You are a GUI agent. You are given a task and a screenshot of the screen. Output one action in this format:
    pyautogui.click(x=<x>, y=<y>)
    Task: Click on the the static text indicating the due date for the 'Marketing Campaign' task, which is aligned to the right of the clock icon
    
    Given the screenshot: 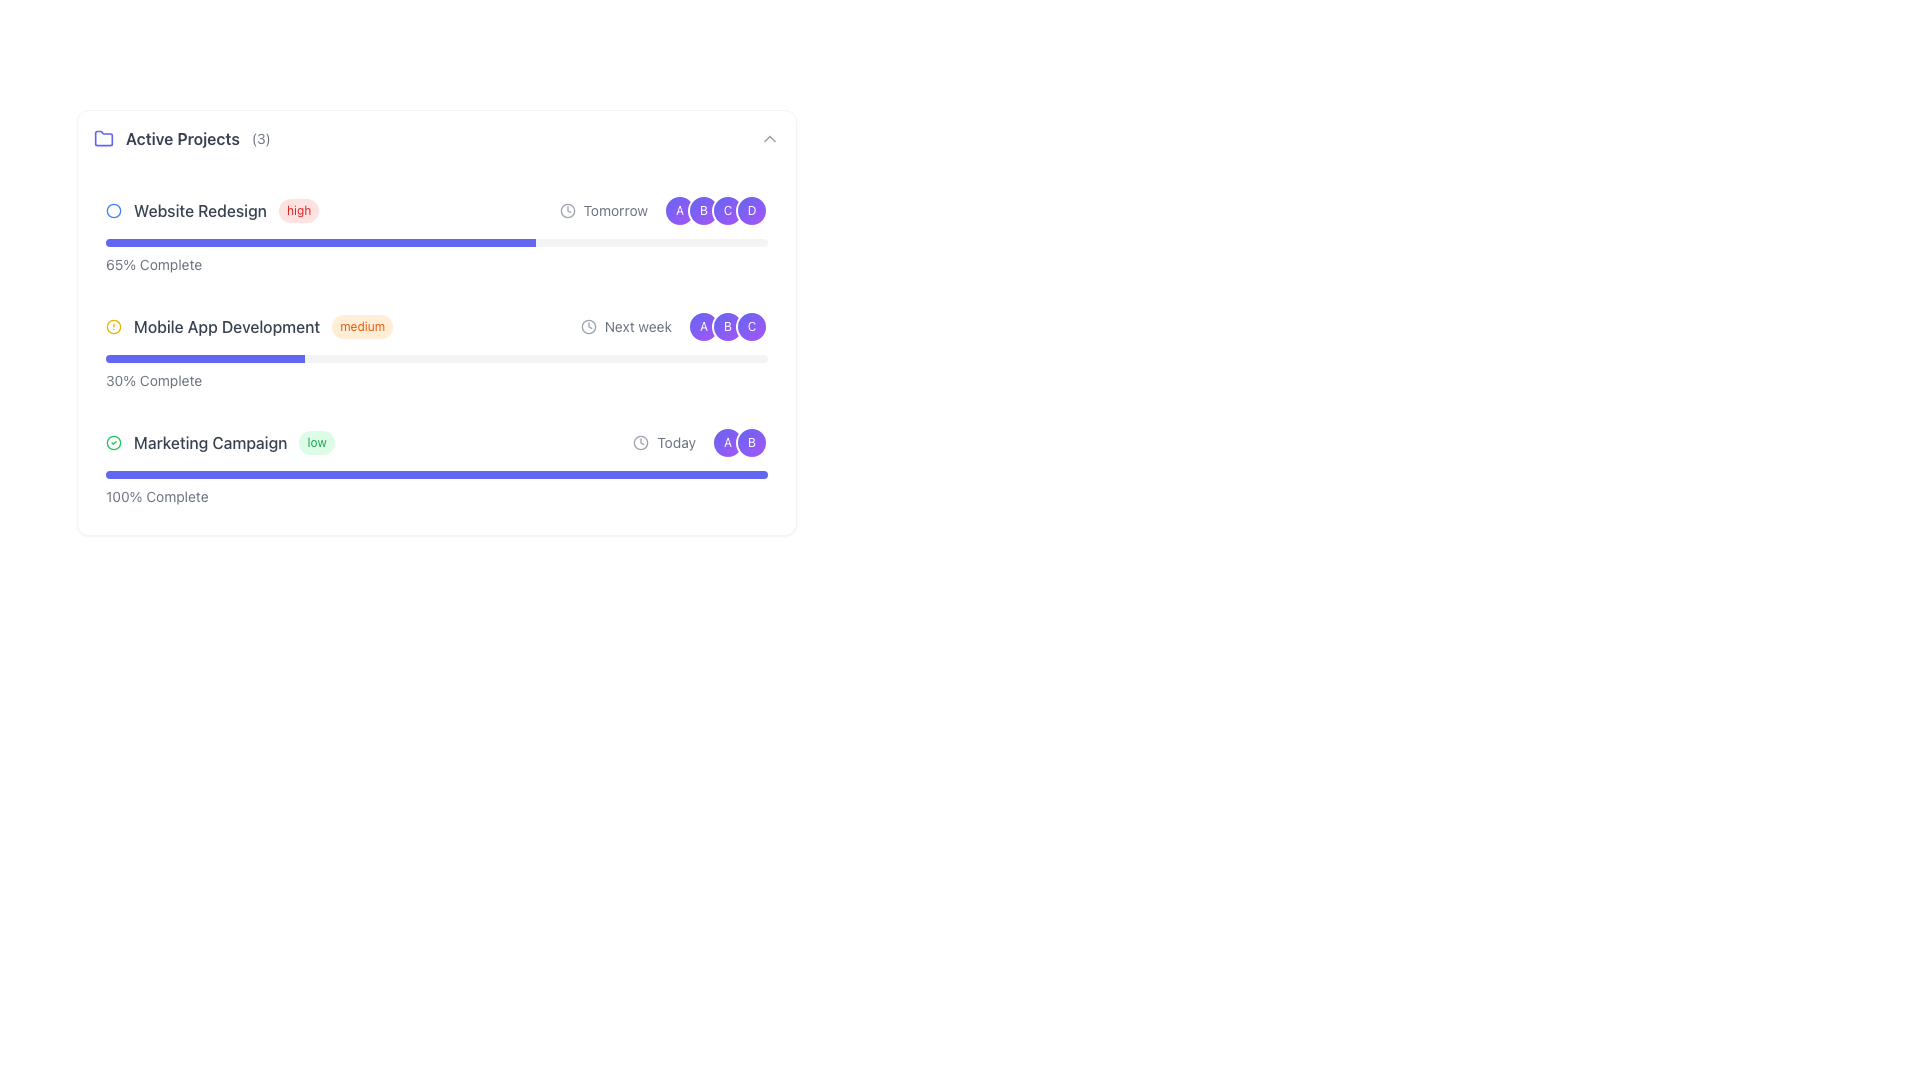 What is the action you would take?
    pyautogui.click(x=676, y=442)
    